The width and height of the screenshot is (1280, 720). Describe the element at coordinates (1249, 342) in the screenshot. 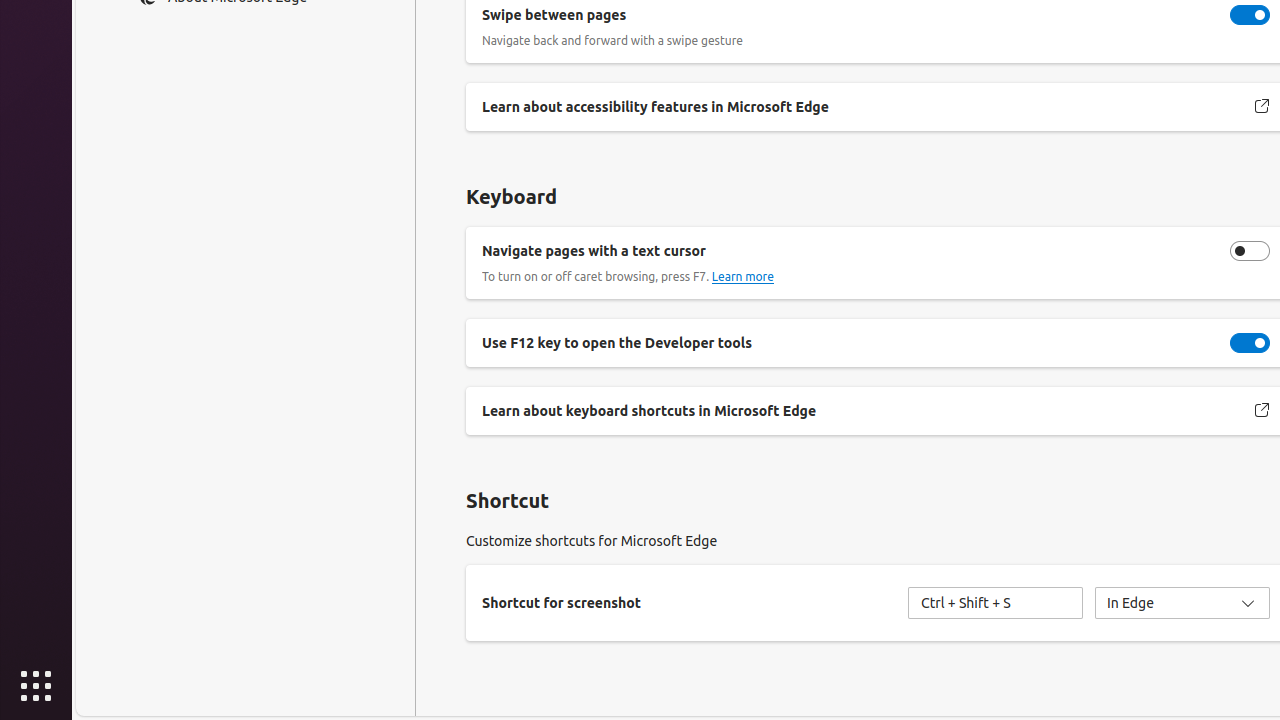

I see `'Use F12 key to open the Developer tools'` at that location.